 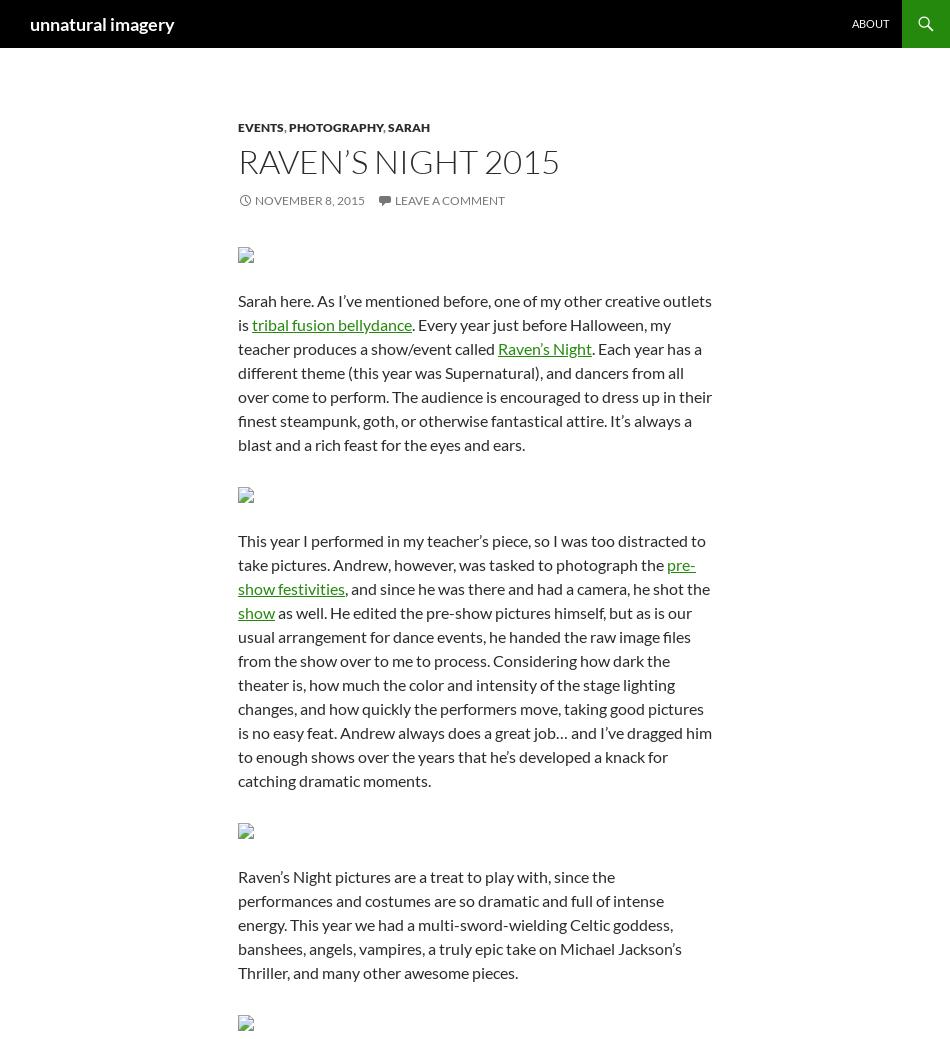 What do you see at coordinates (527, 588) in the screenshot?
I see `', and since he was there and had a camera, he shot the'` at bounding box center [527, 588].